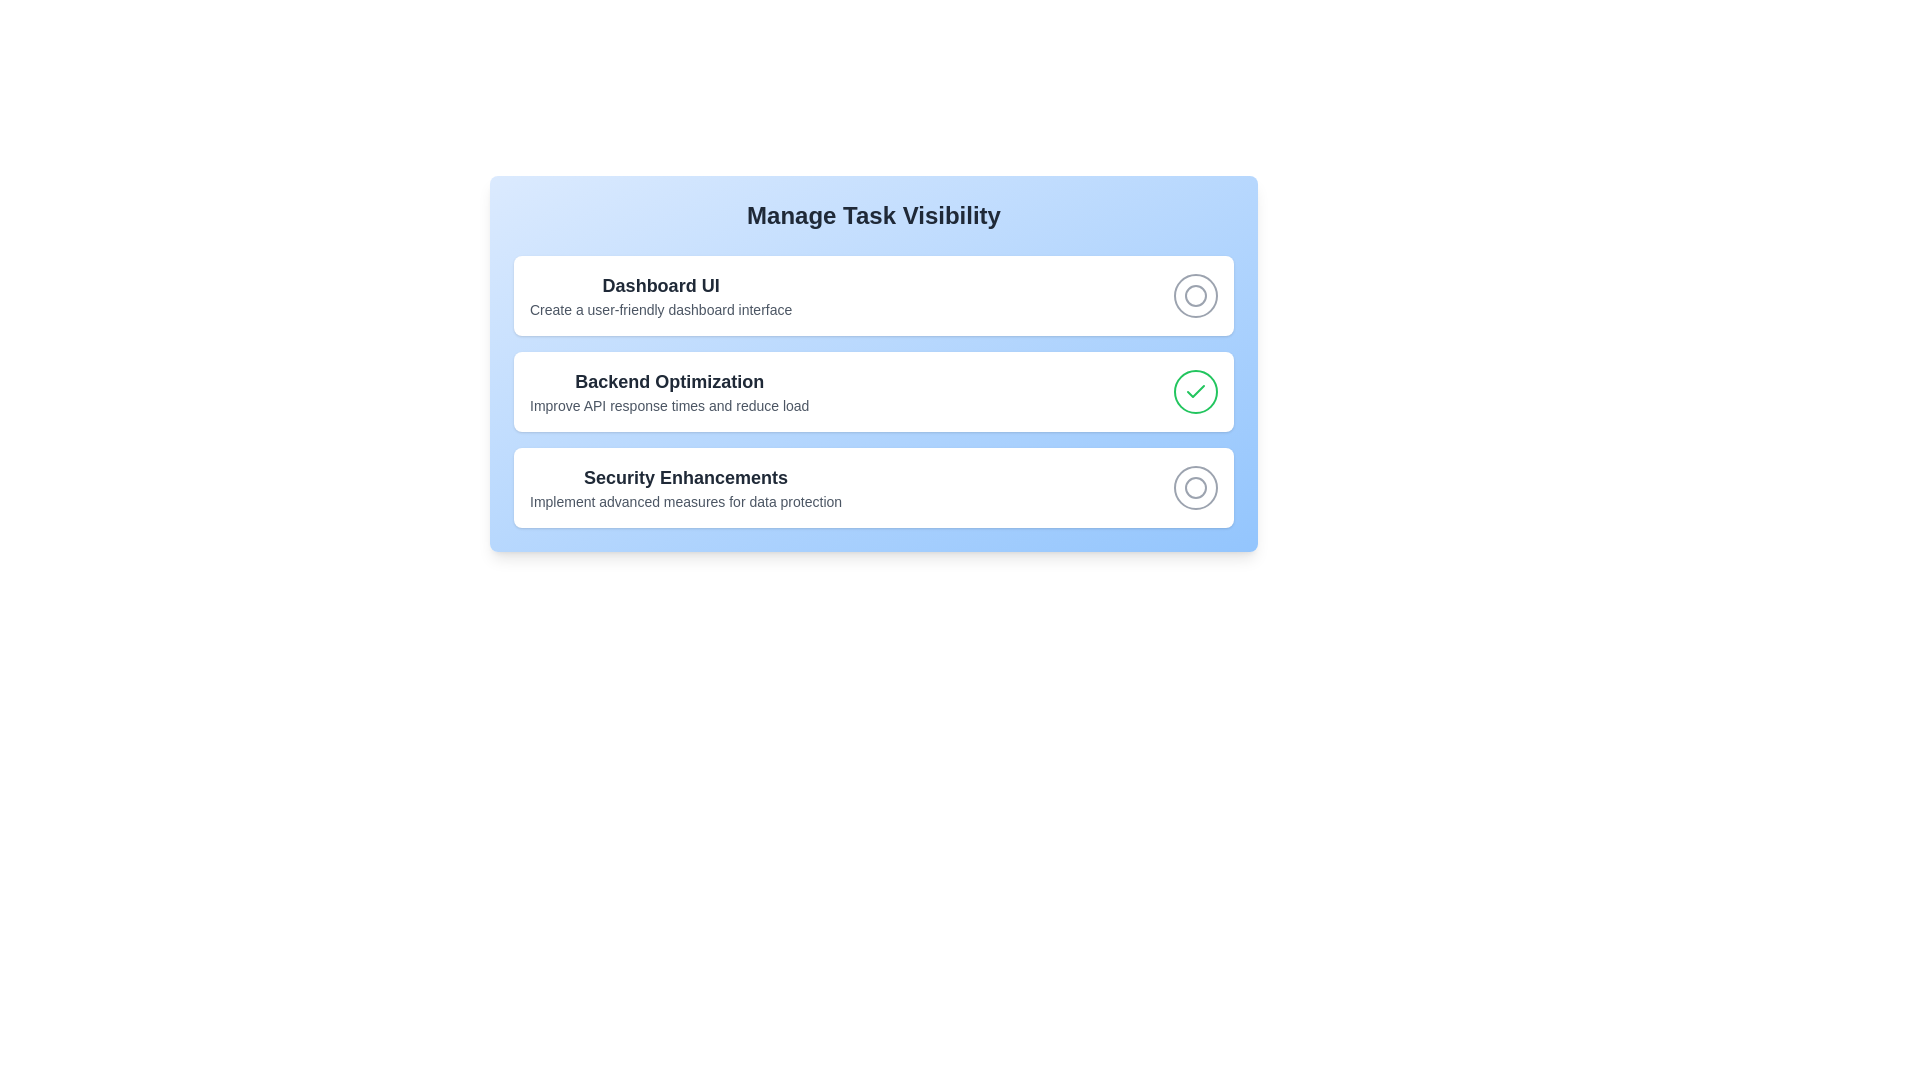  Describe the element at coordinates (1195, 296) in the screenshot. I see `the circular checkbox icon with a thin gray border located on the right side of the 'Dashboard UI' text` at that location.